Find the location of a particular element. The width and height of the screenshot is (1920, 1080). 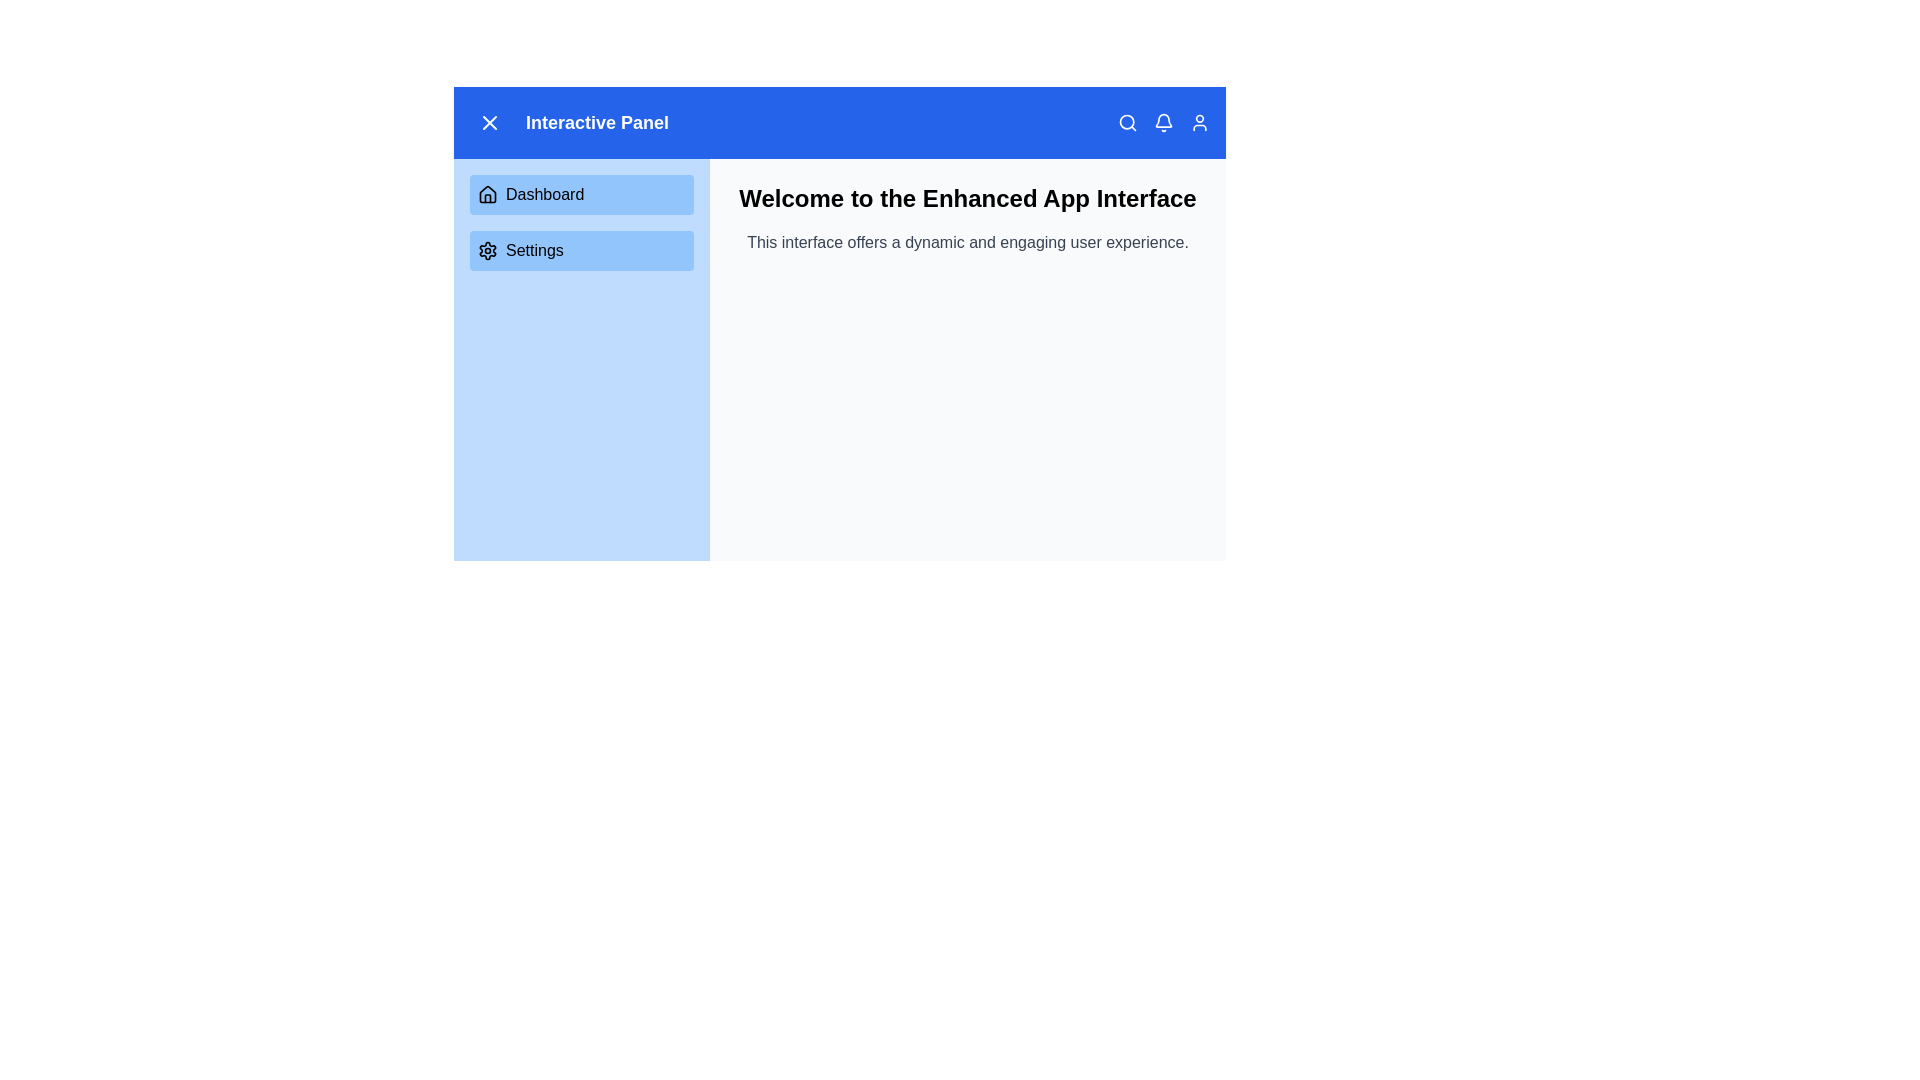

the 'Dashboard' button with a house-shaped icon in the light blue sidebar is located at coordinates (580, 195).